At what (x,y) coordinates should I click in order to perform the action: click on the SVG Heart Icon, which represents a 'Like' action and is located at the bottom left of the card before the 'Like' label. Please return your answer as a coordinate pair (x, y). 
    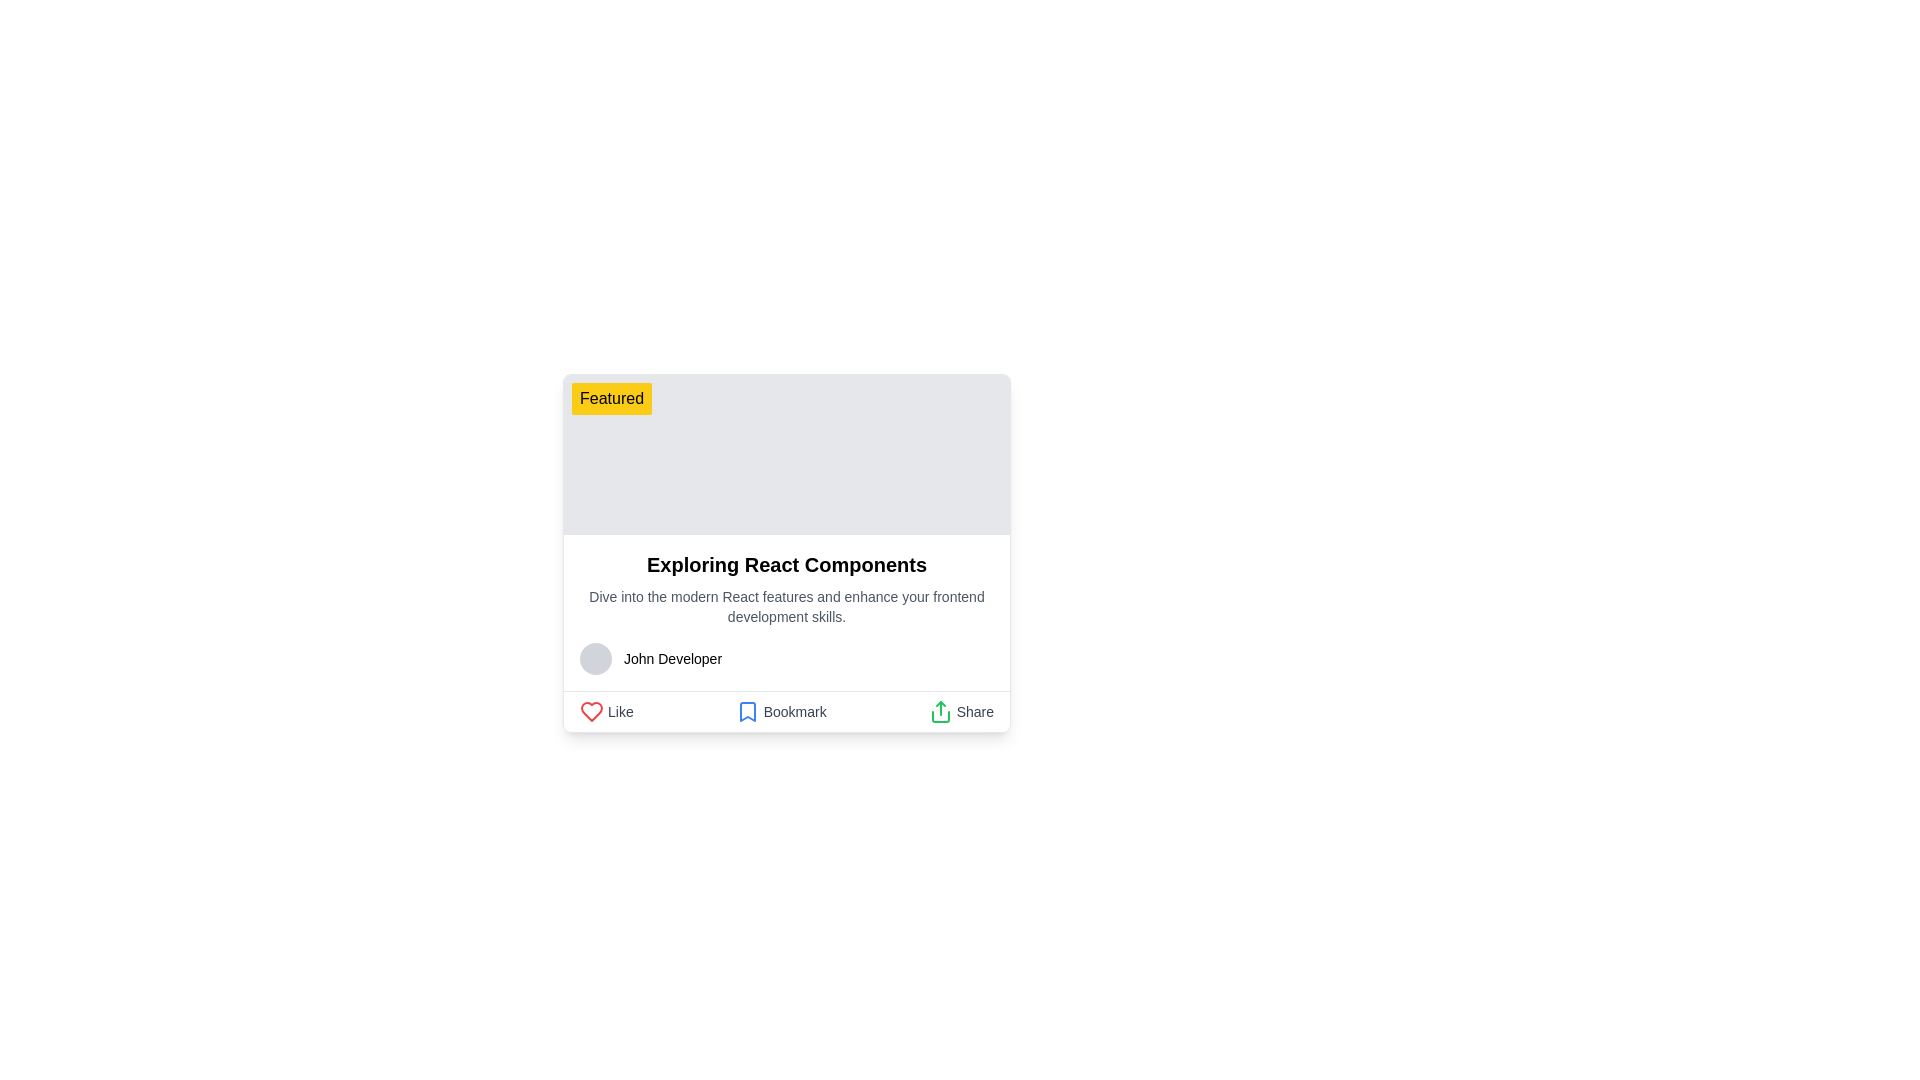
    Looking at the image, I should click on (590, 711).